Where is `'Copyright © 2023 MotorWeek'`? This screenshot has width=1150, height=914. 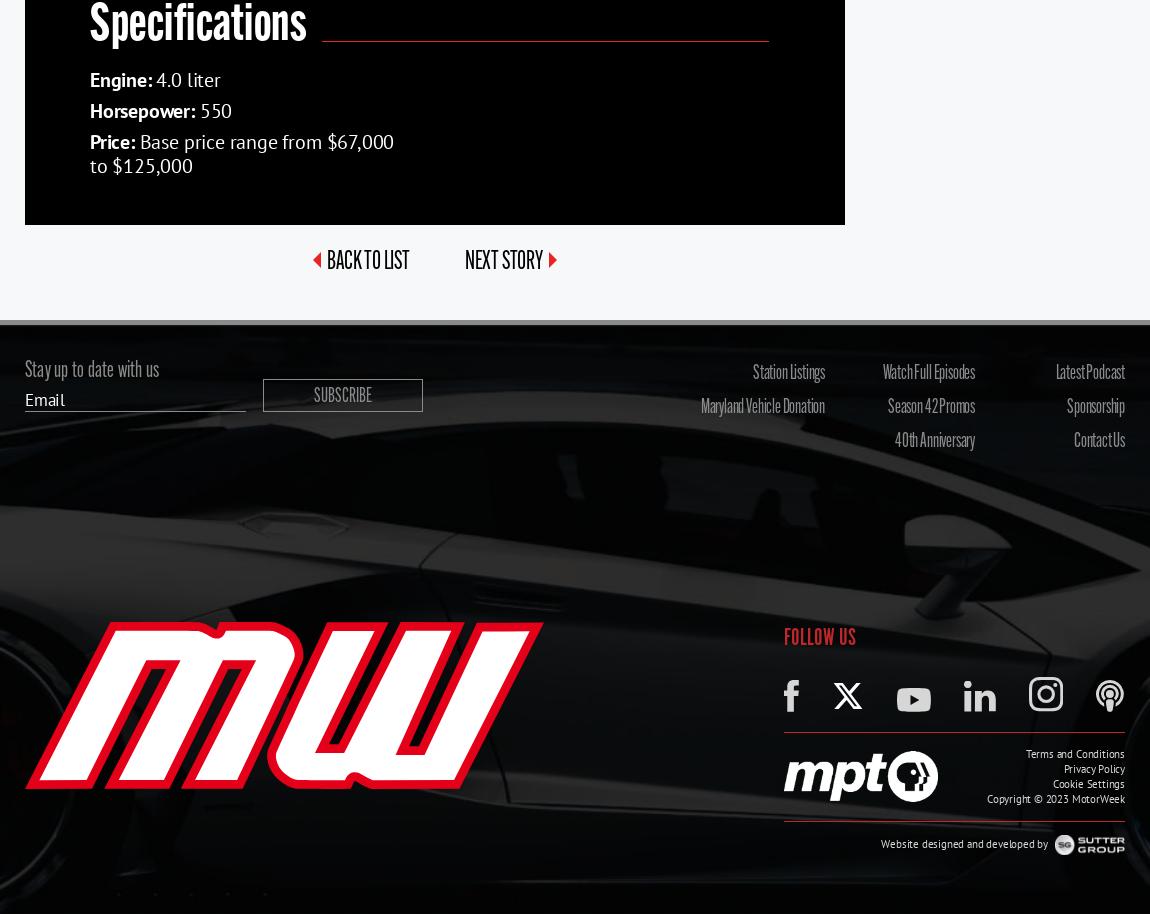
'Copyright © 2023 MotorWeek' is located at coordinates (986, 797).